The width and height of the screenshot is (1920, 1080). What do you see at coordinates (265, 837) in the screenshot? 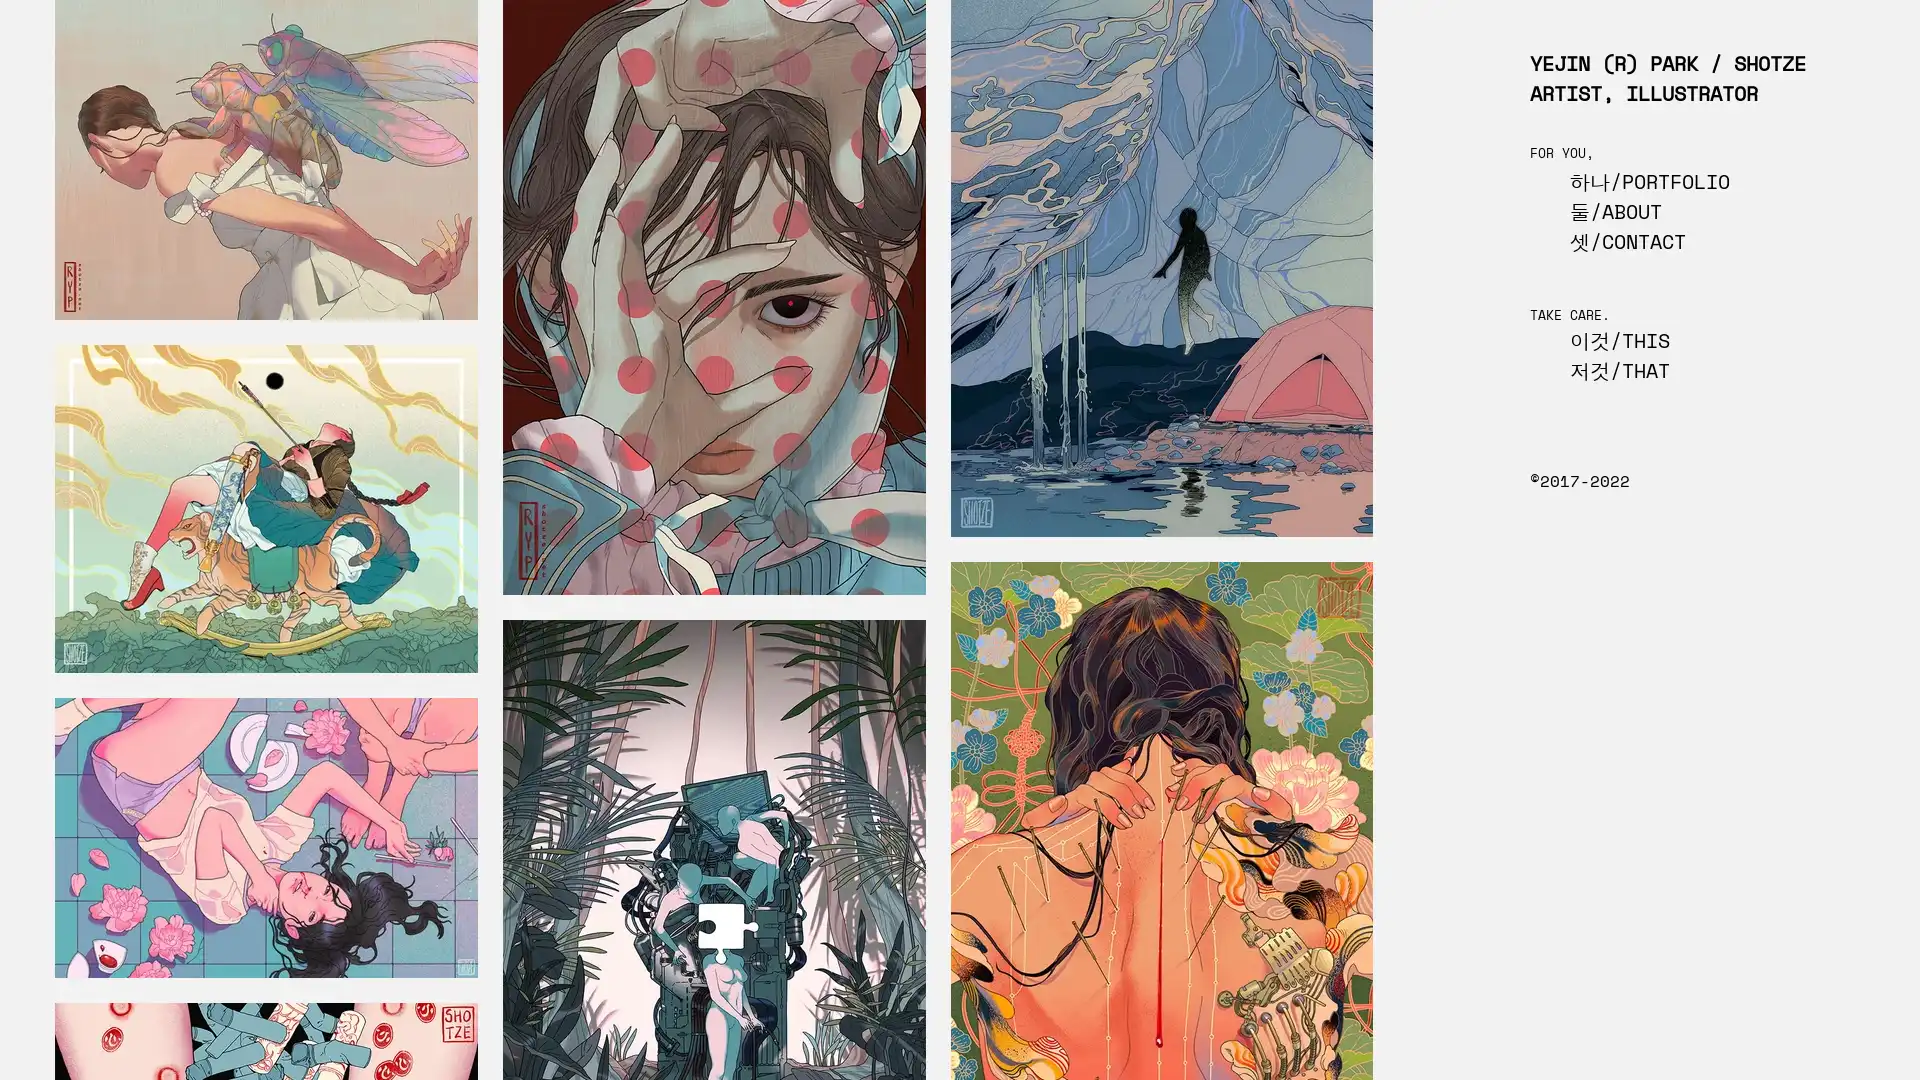
I see `THOSE (LONG) DAYS` at bounding box center [265, 837].